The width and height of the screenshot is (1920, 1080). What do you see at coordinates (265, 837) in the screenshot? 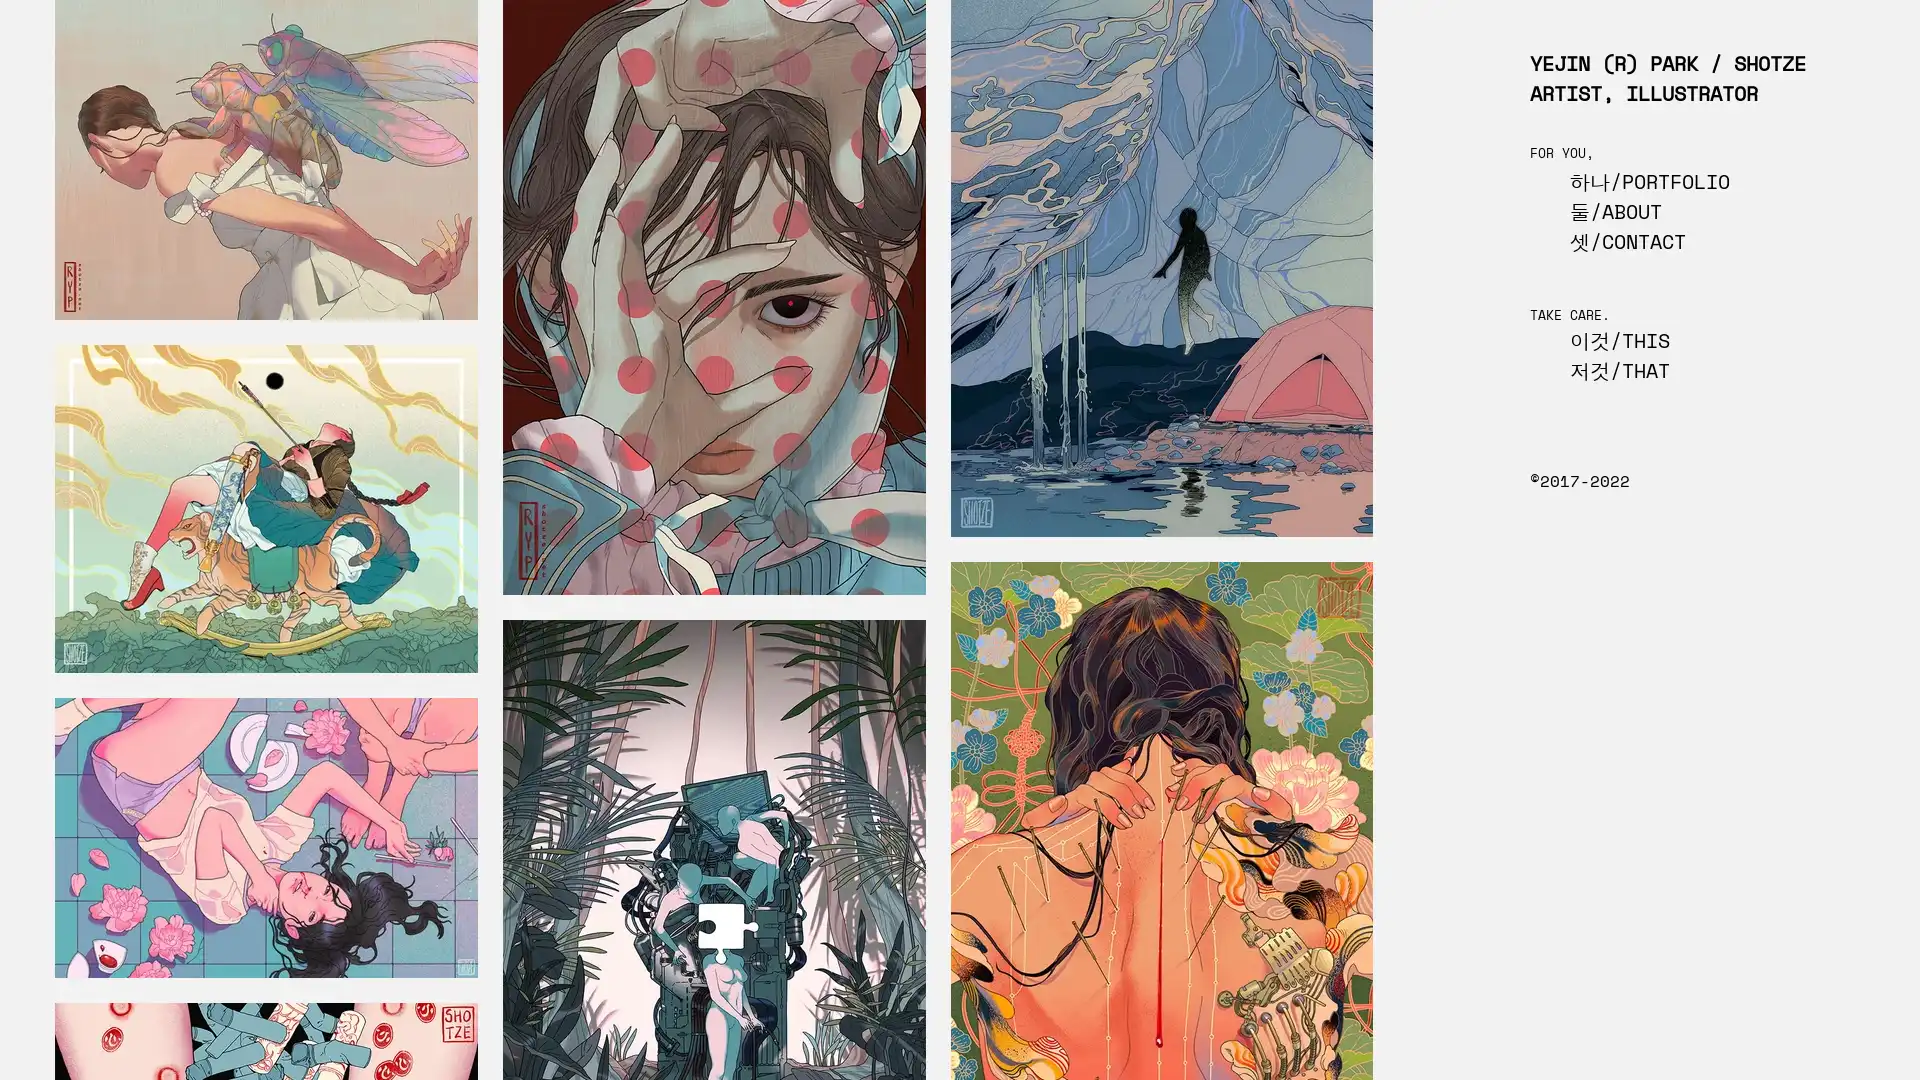
I see `THOSE (LONG) DAYS` at bounding box center [265, 837].